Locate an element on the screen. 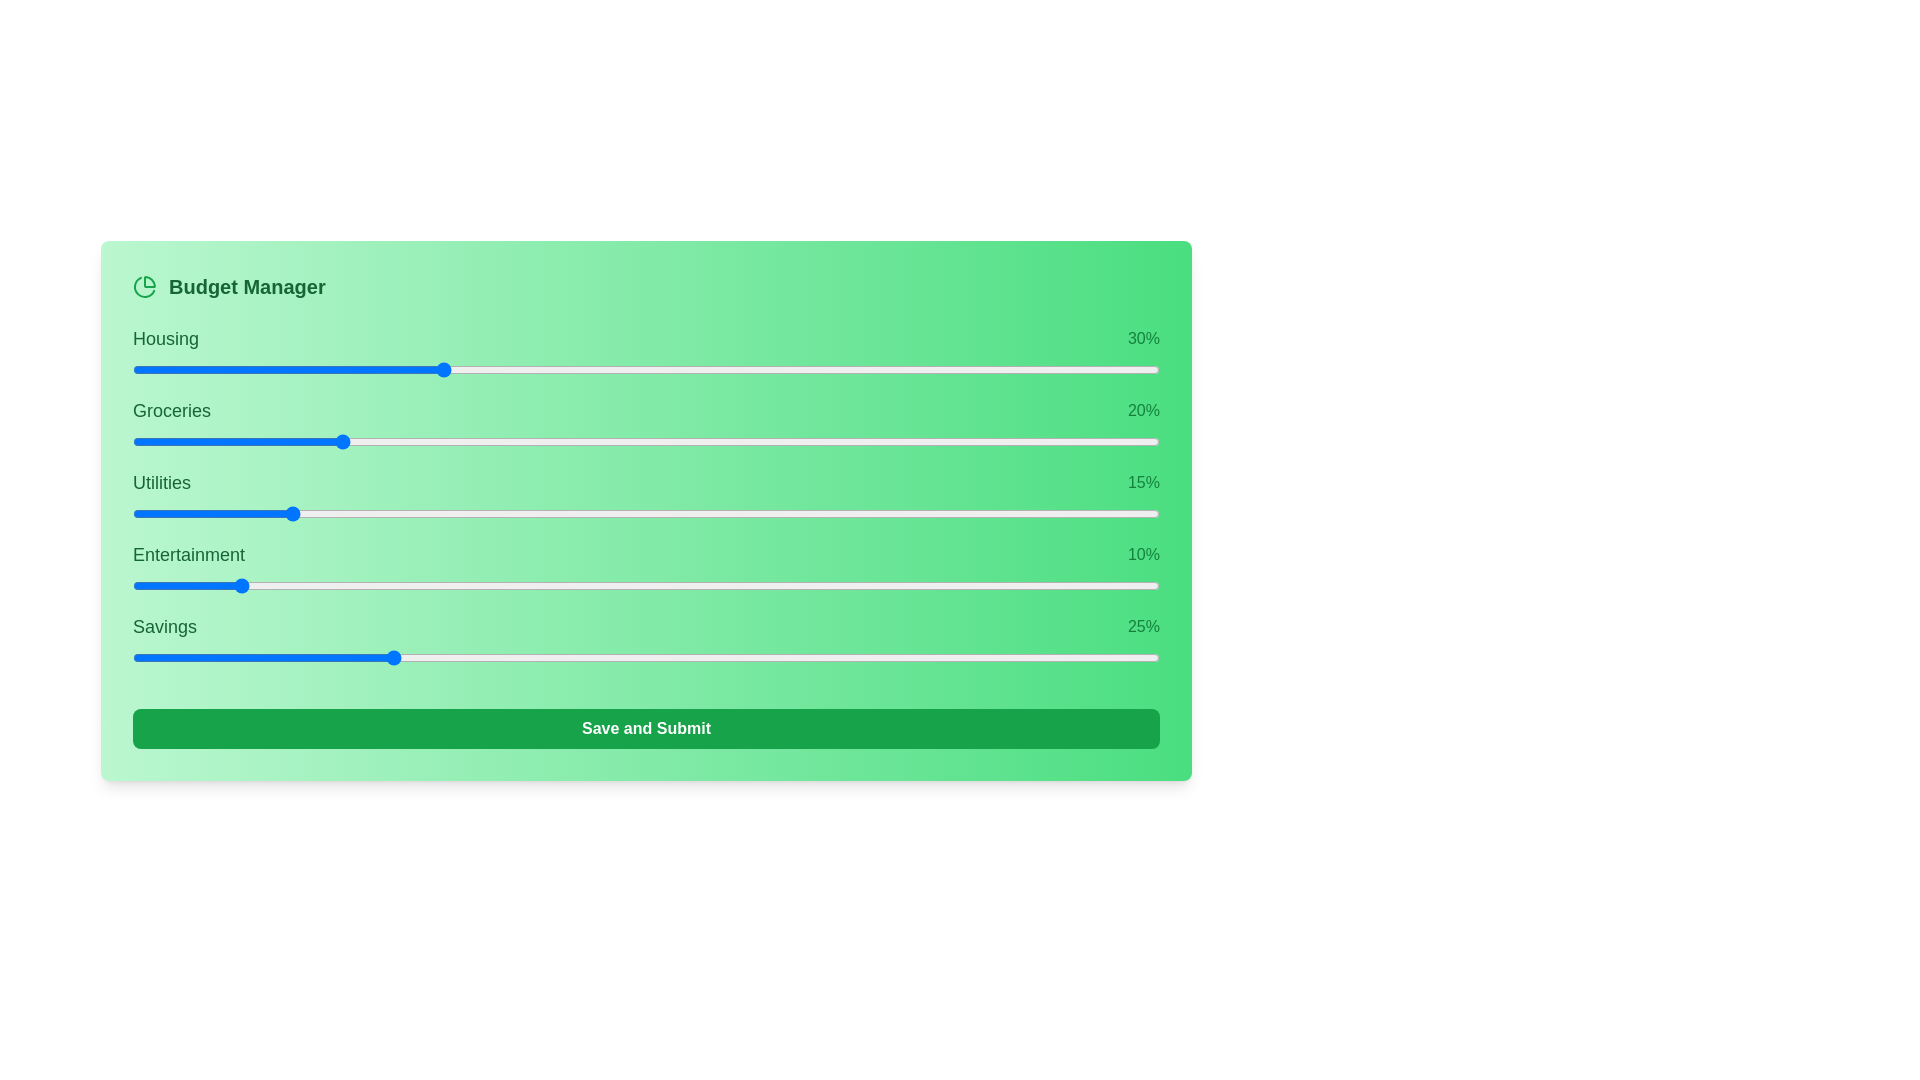 The width and height of the screenshot is (1920, 1080). the slider for 3 to 45% allocation is located at coordinates (877, 585).